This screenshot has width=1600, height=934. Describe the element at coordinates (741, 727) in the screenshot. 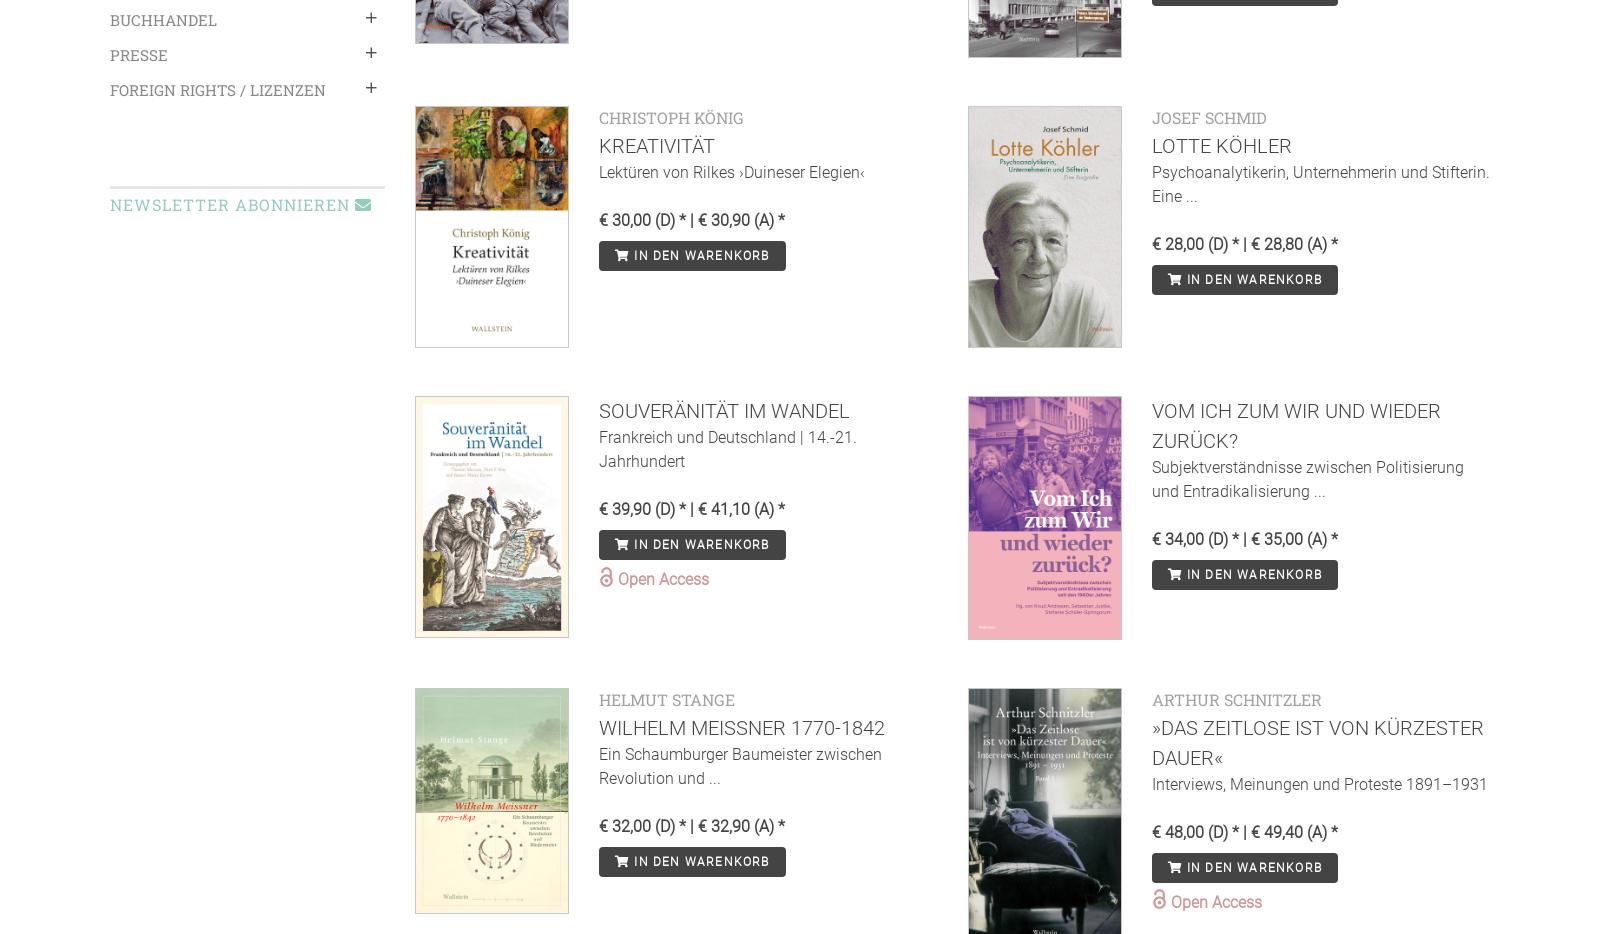

I see `'Wilhelm Meissner 1770-1842'` at that location.